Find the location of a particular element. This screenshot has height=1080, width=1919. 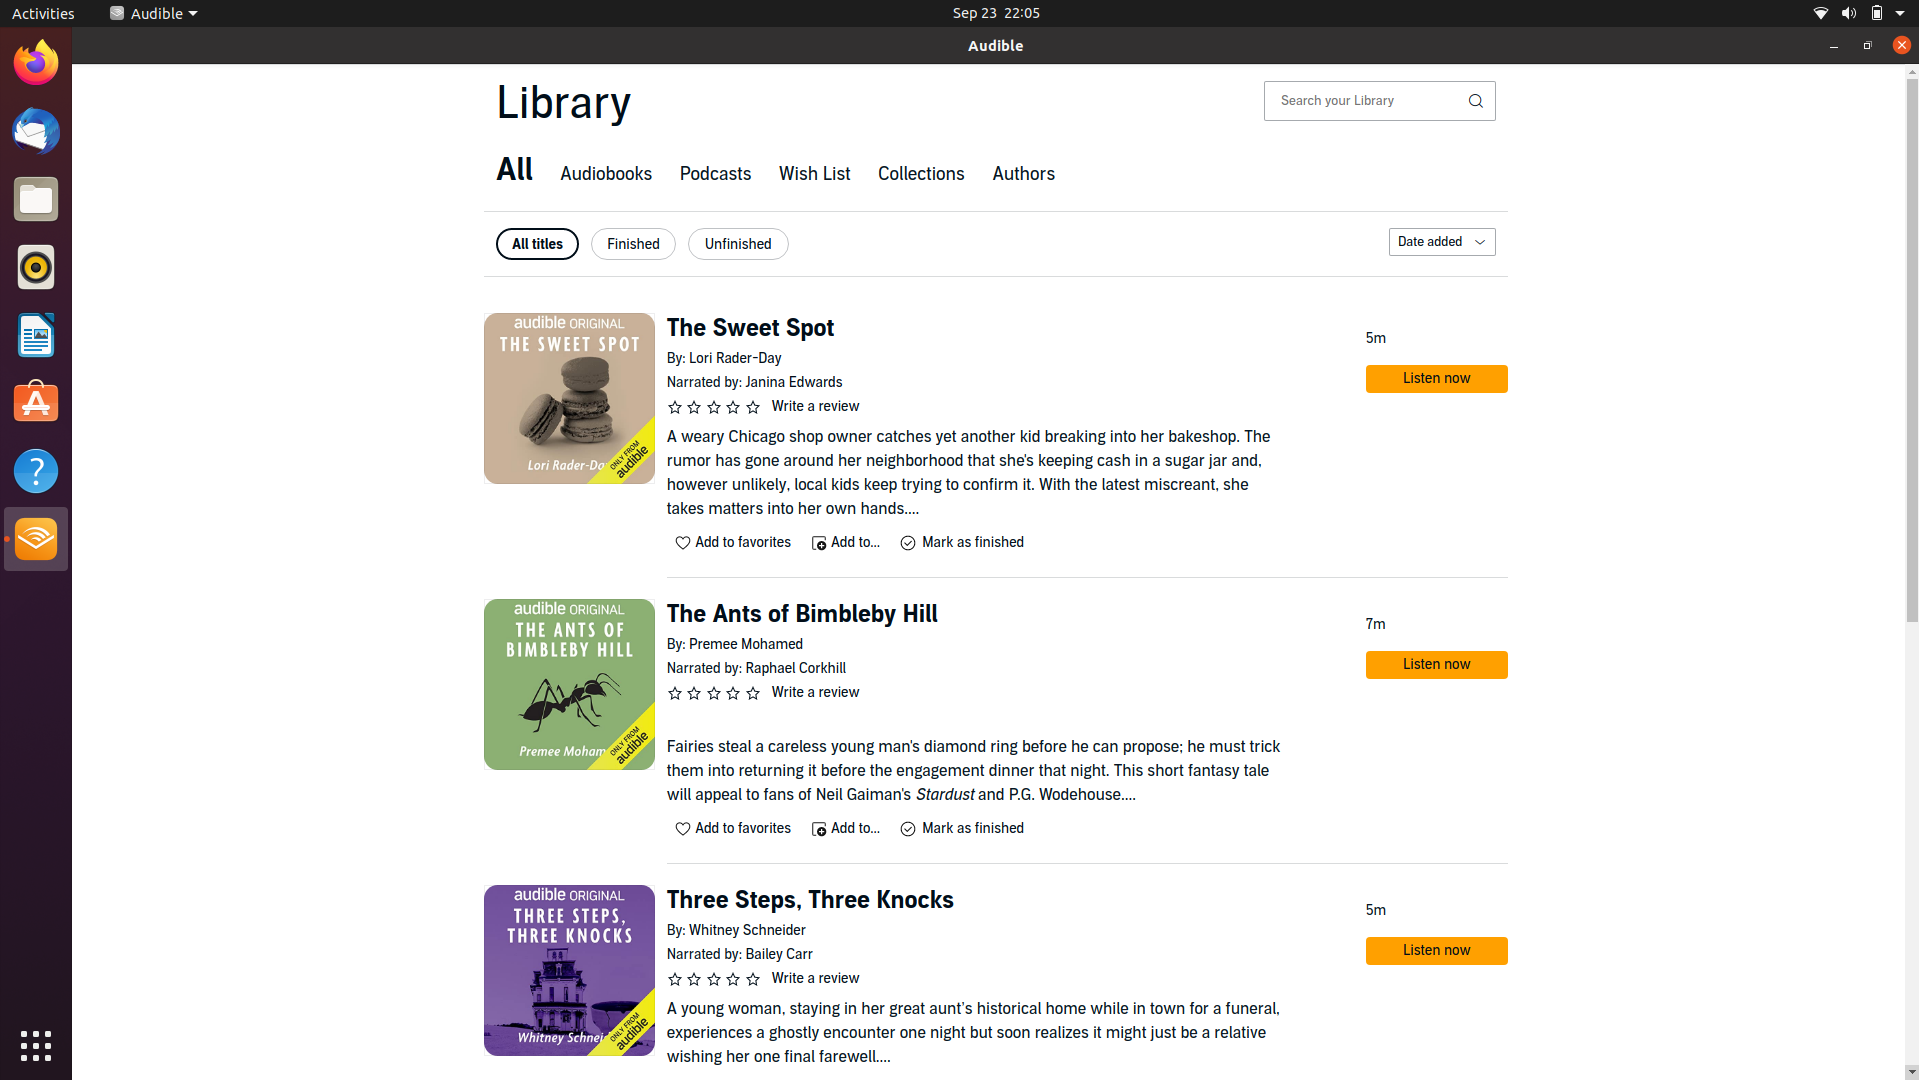

Navigate down to view the following book in the list is located at coordinates (1909405, 618300).